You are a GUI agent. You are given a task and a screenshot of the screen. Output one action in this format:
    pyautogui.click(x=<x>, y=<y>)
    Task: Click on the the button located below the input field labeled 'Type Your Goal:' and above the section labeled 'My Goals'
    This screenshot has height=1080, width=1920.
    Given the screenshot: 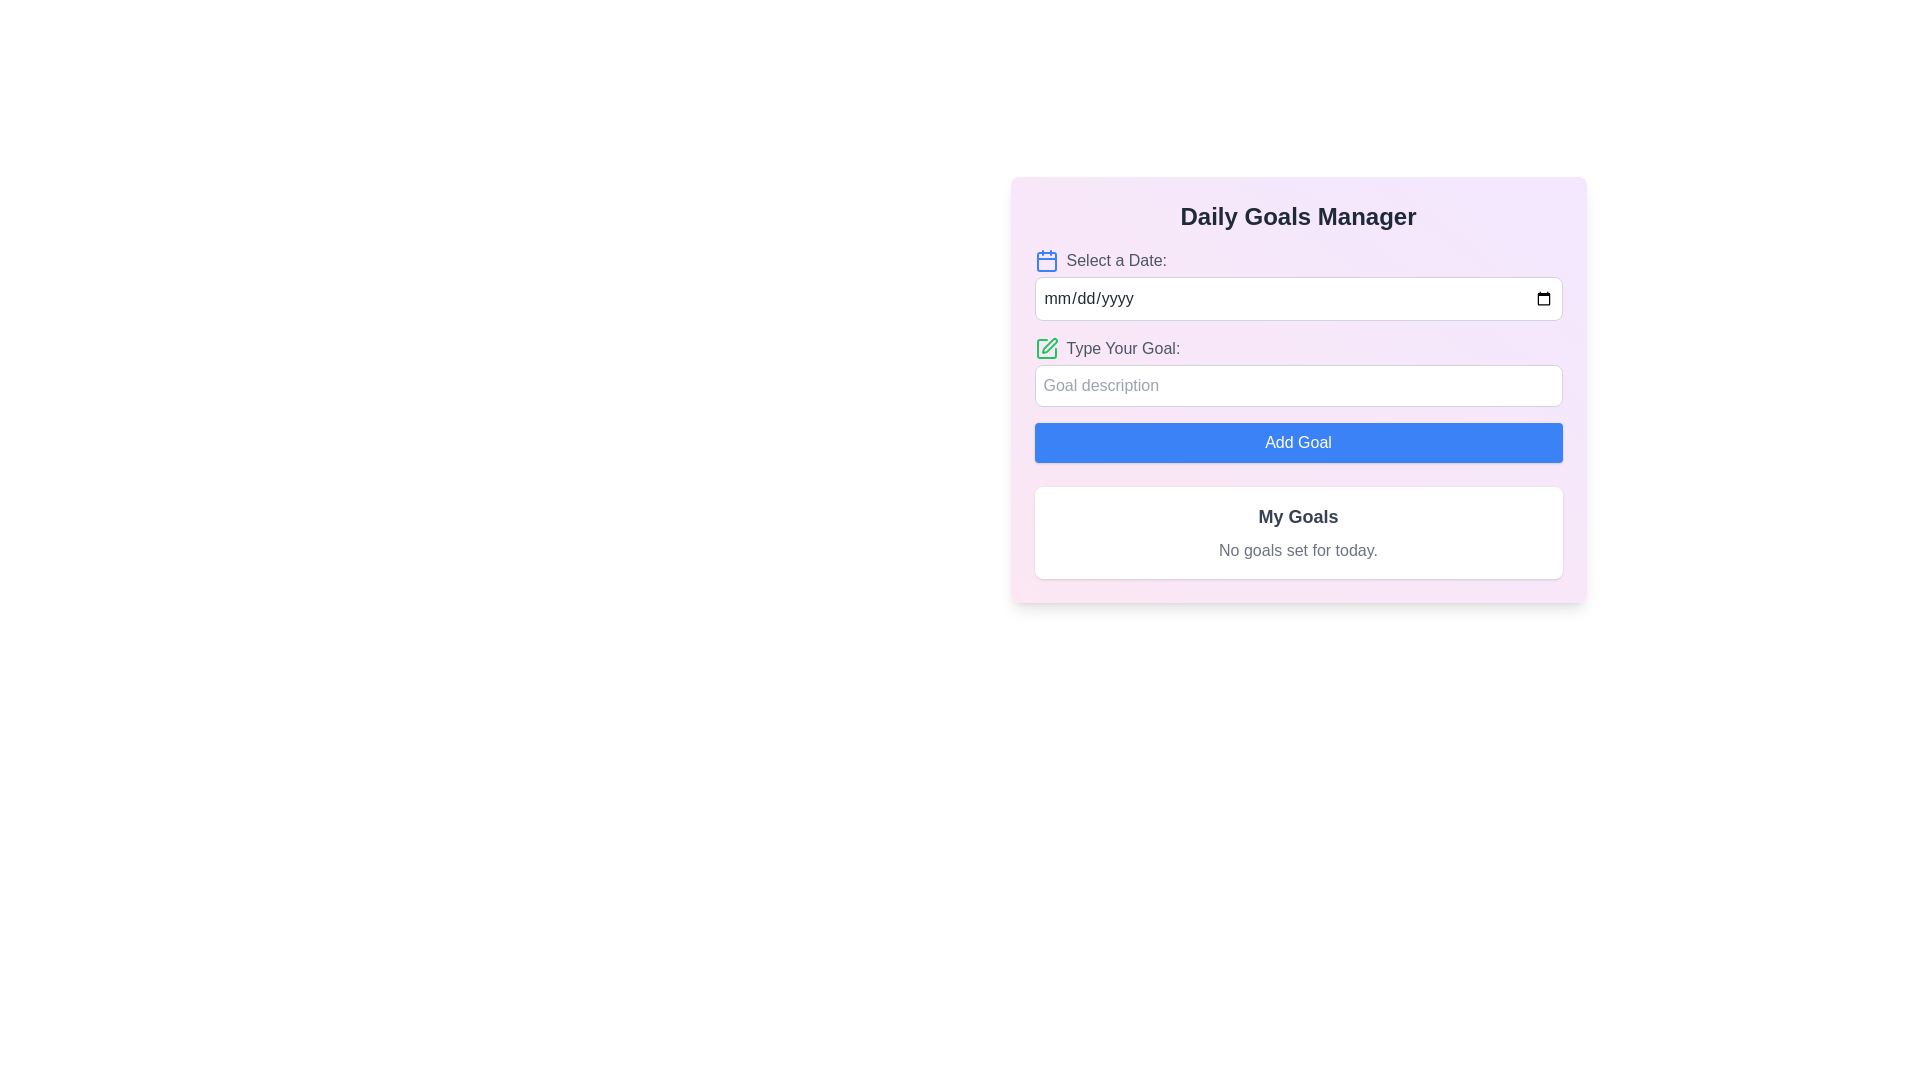 What is the action you would take?
    pyautogui.click(x=1298, y=442)
    